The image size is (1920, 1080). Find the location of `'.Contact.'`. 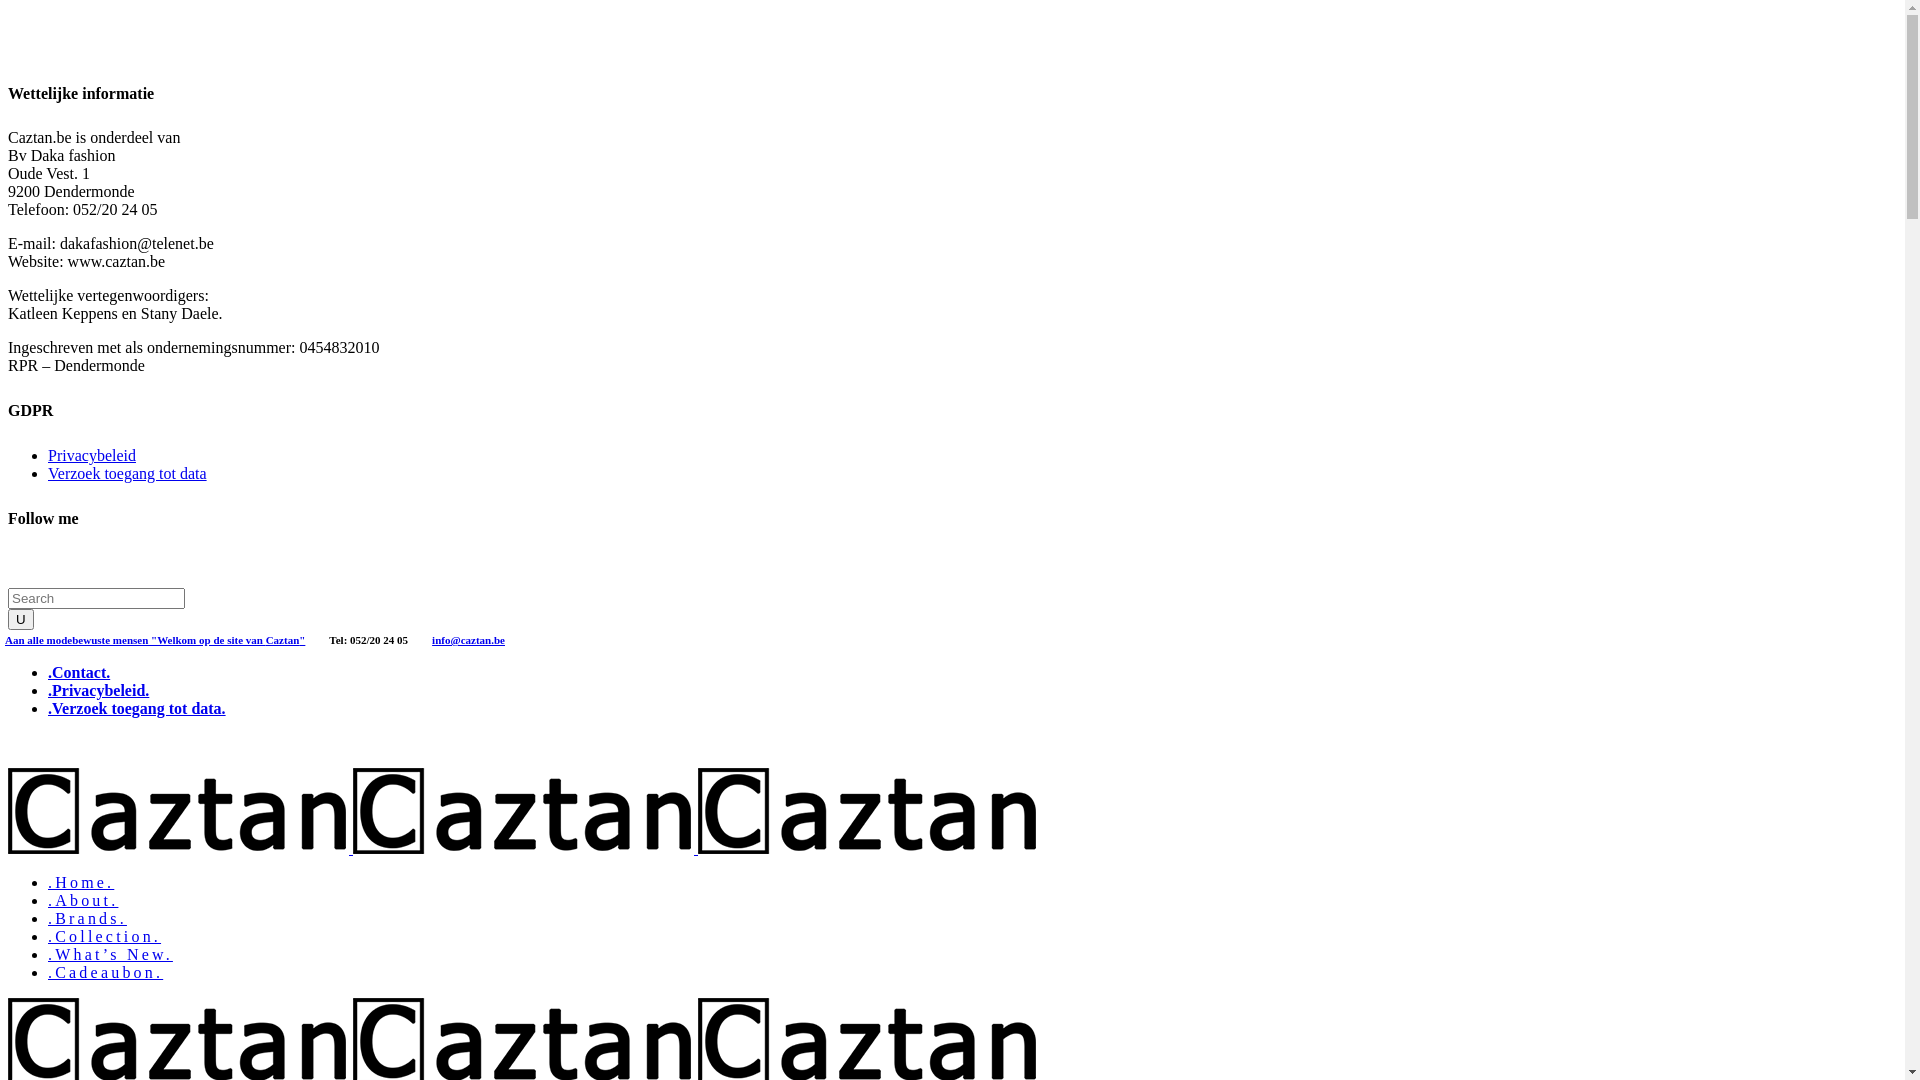

'.Contact.' is located at coordinates (78, 672).